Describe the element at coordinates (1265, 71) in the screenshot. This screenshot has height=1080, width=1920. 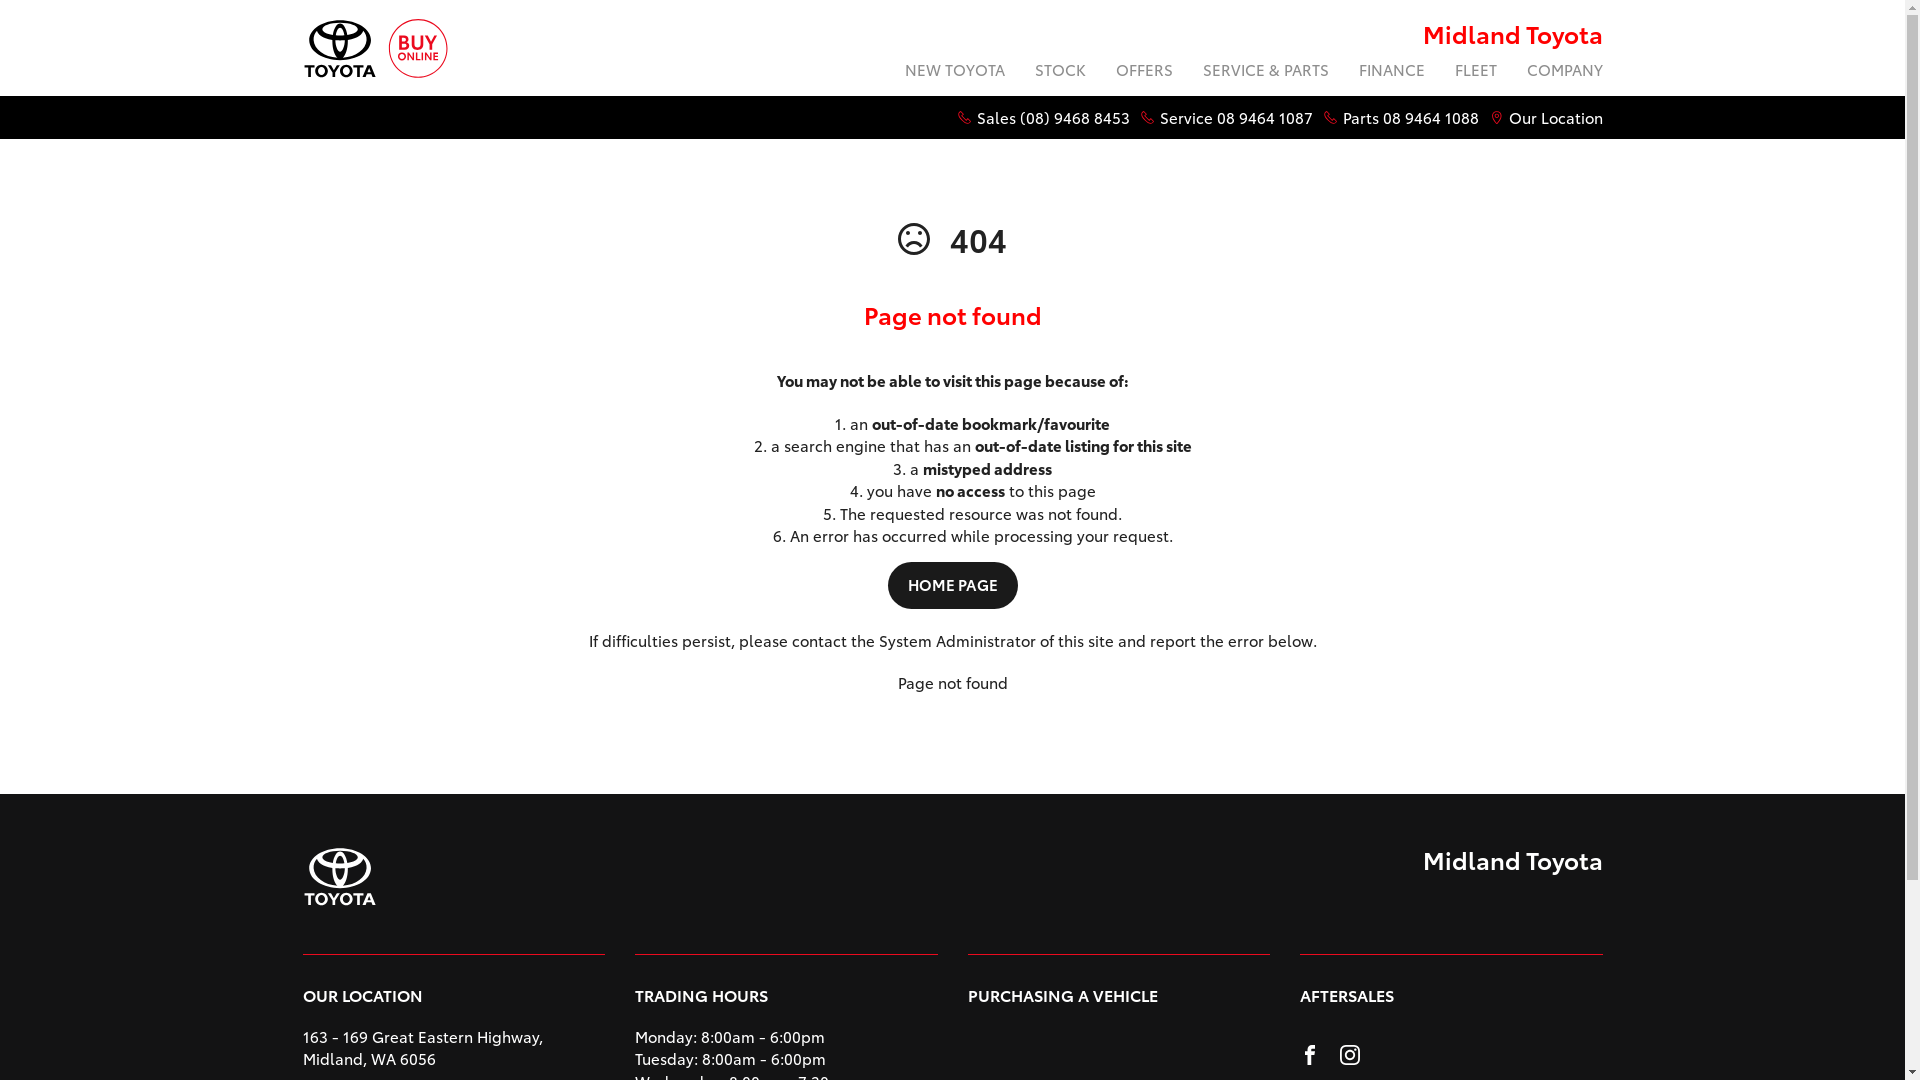
I see `'SERVICE & PARTS'` at that location.